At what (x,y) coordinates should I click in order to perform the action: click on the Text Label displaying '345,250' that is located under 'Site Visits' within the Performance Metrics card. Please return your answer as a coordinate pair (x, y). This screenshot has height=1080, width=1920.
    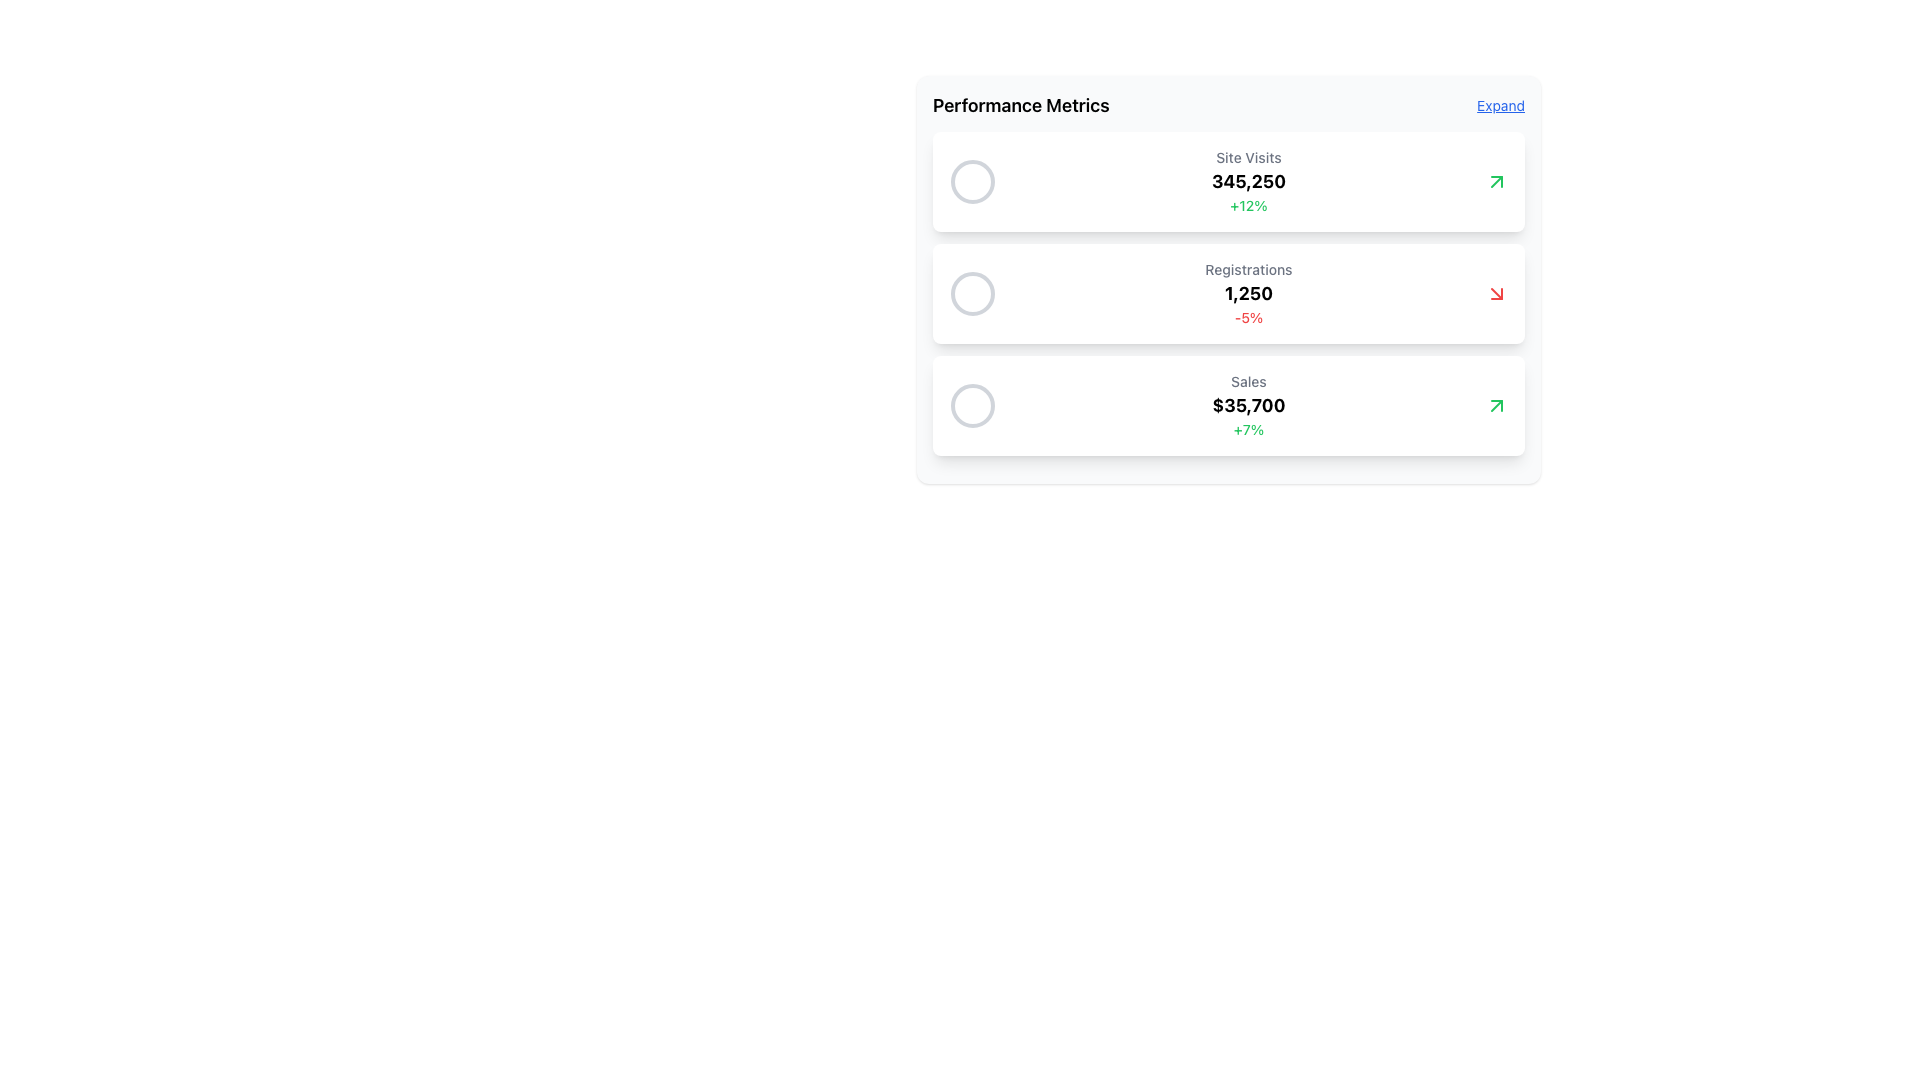
    Looking at the image, I should click on (1247, 181).